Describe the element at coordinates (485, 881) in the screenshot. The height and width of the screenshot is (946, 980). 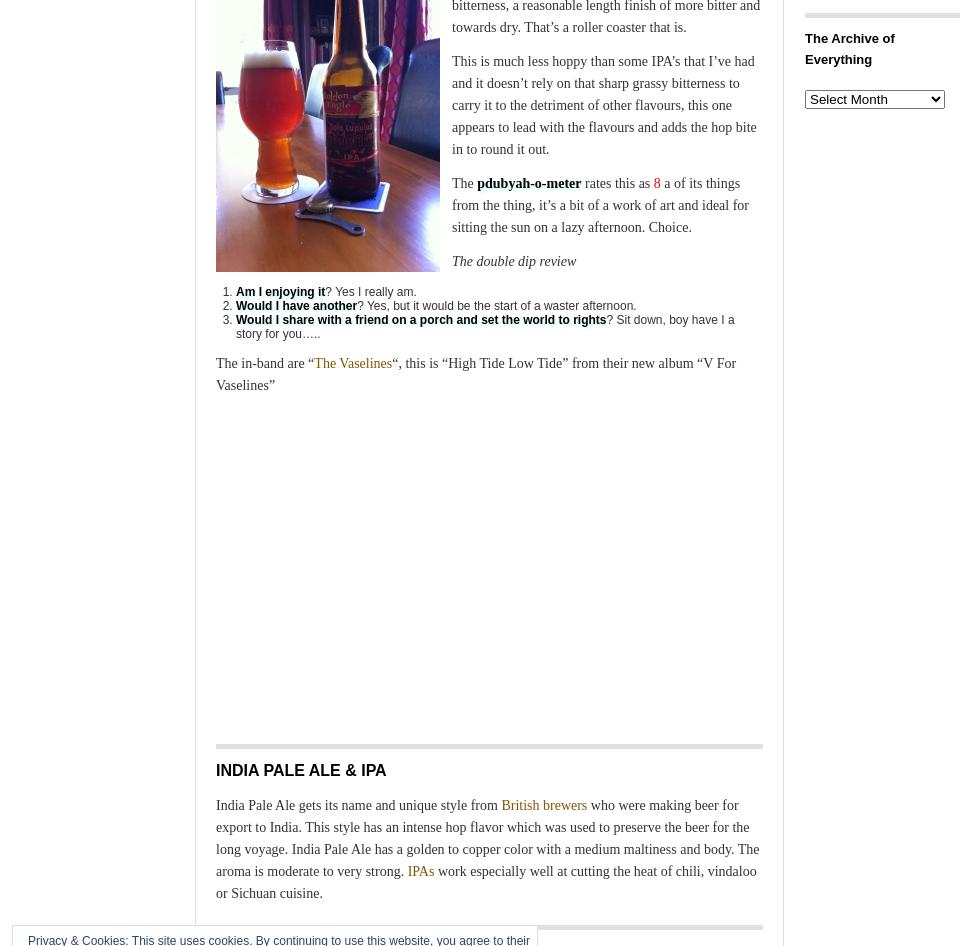
I see `'work especially well at cutting the heat of chili, vindaloo or Sichuan cuisine.'` at that location.